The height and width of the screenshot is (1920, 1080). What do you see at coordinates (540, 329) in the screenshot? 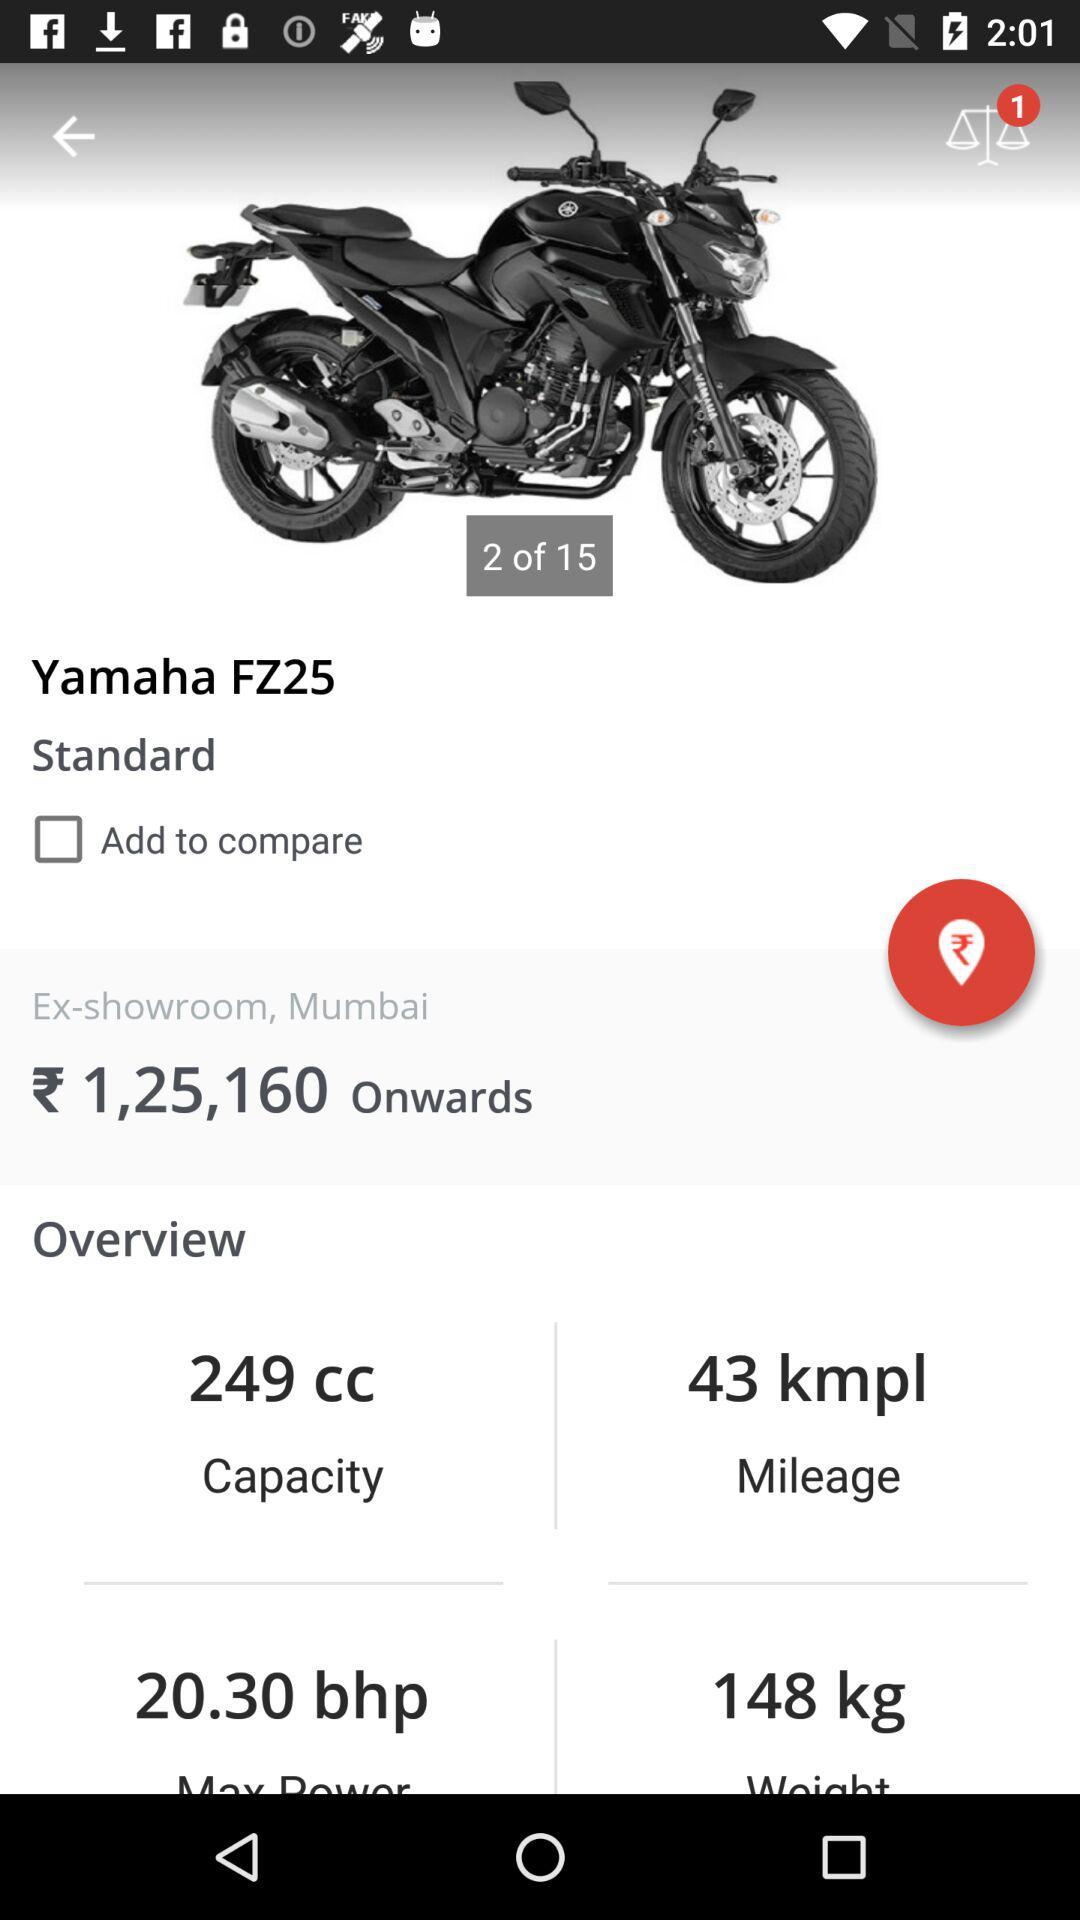
I see `picture space display` at bounding box center [540, 329].